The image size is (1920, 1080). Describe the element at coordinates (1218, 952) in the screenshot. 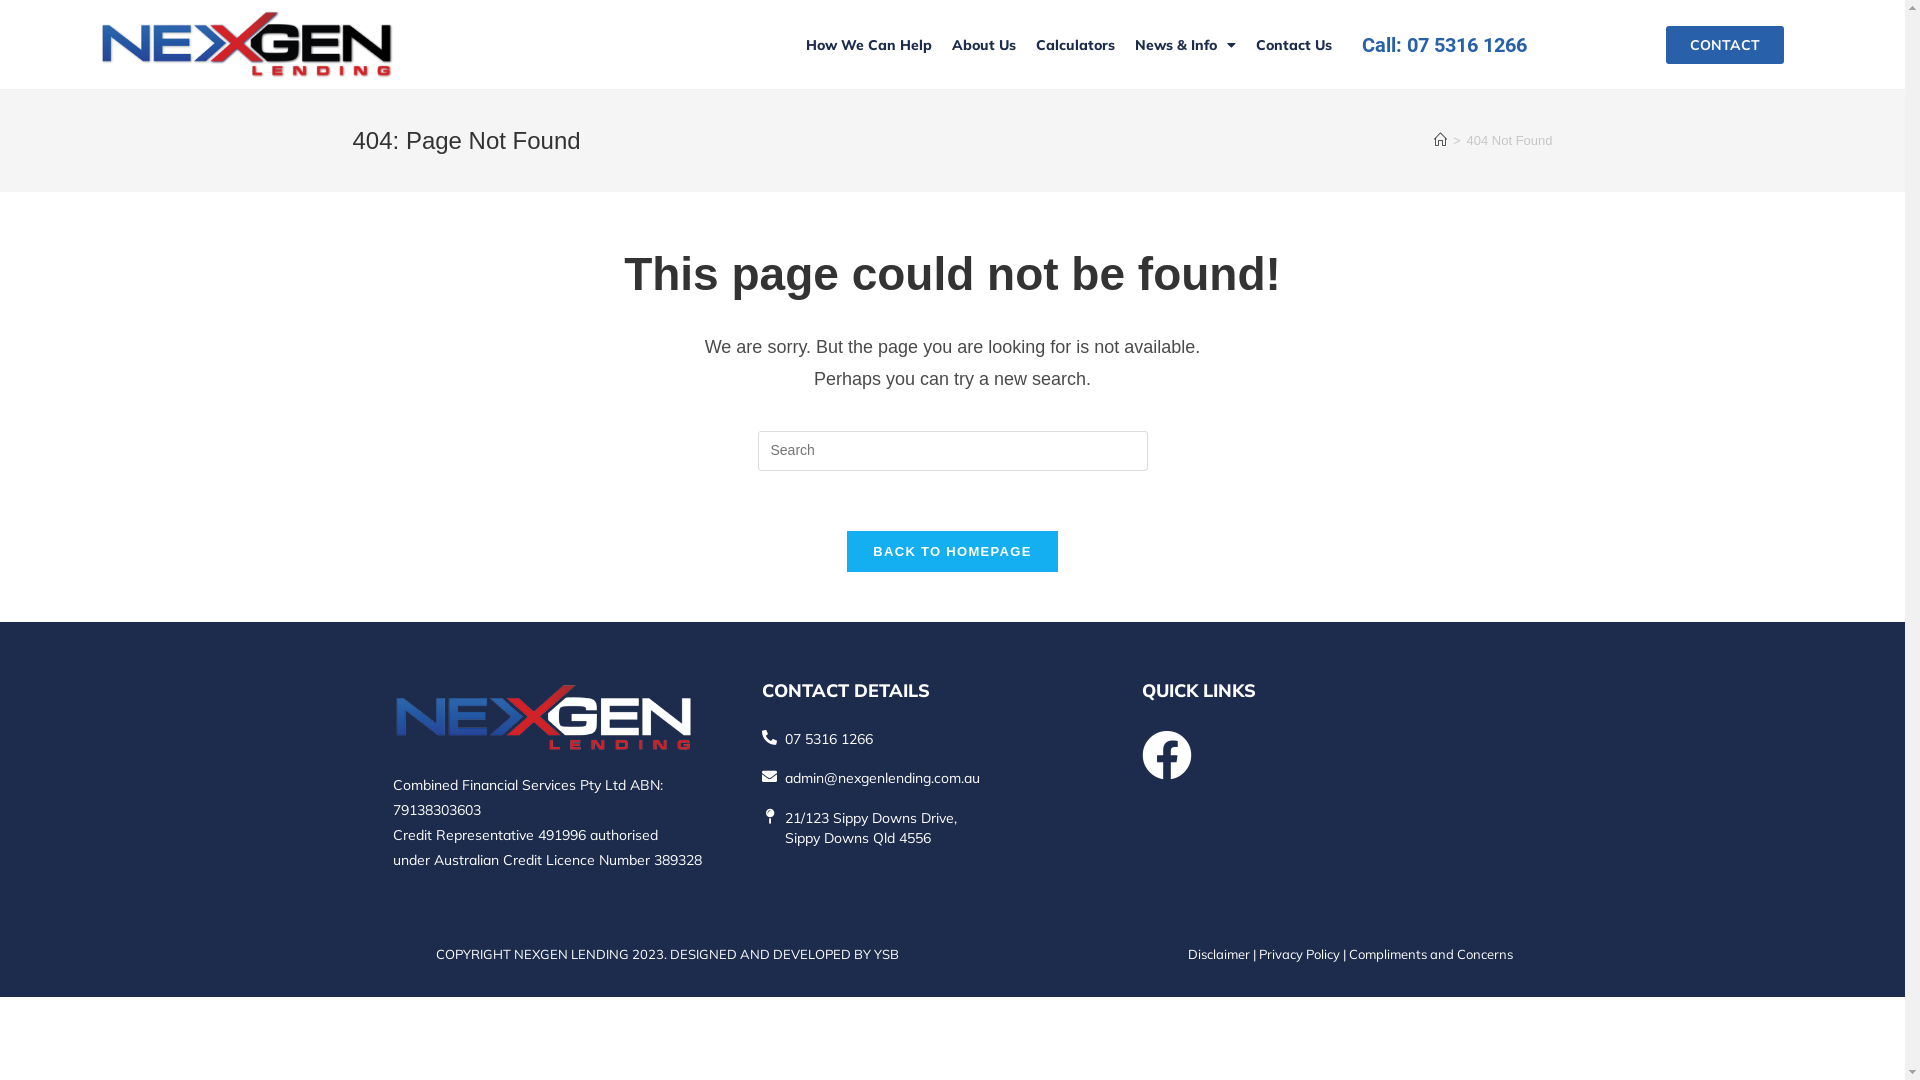

I see `'Disclaimer'` at that location.